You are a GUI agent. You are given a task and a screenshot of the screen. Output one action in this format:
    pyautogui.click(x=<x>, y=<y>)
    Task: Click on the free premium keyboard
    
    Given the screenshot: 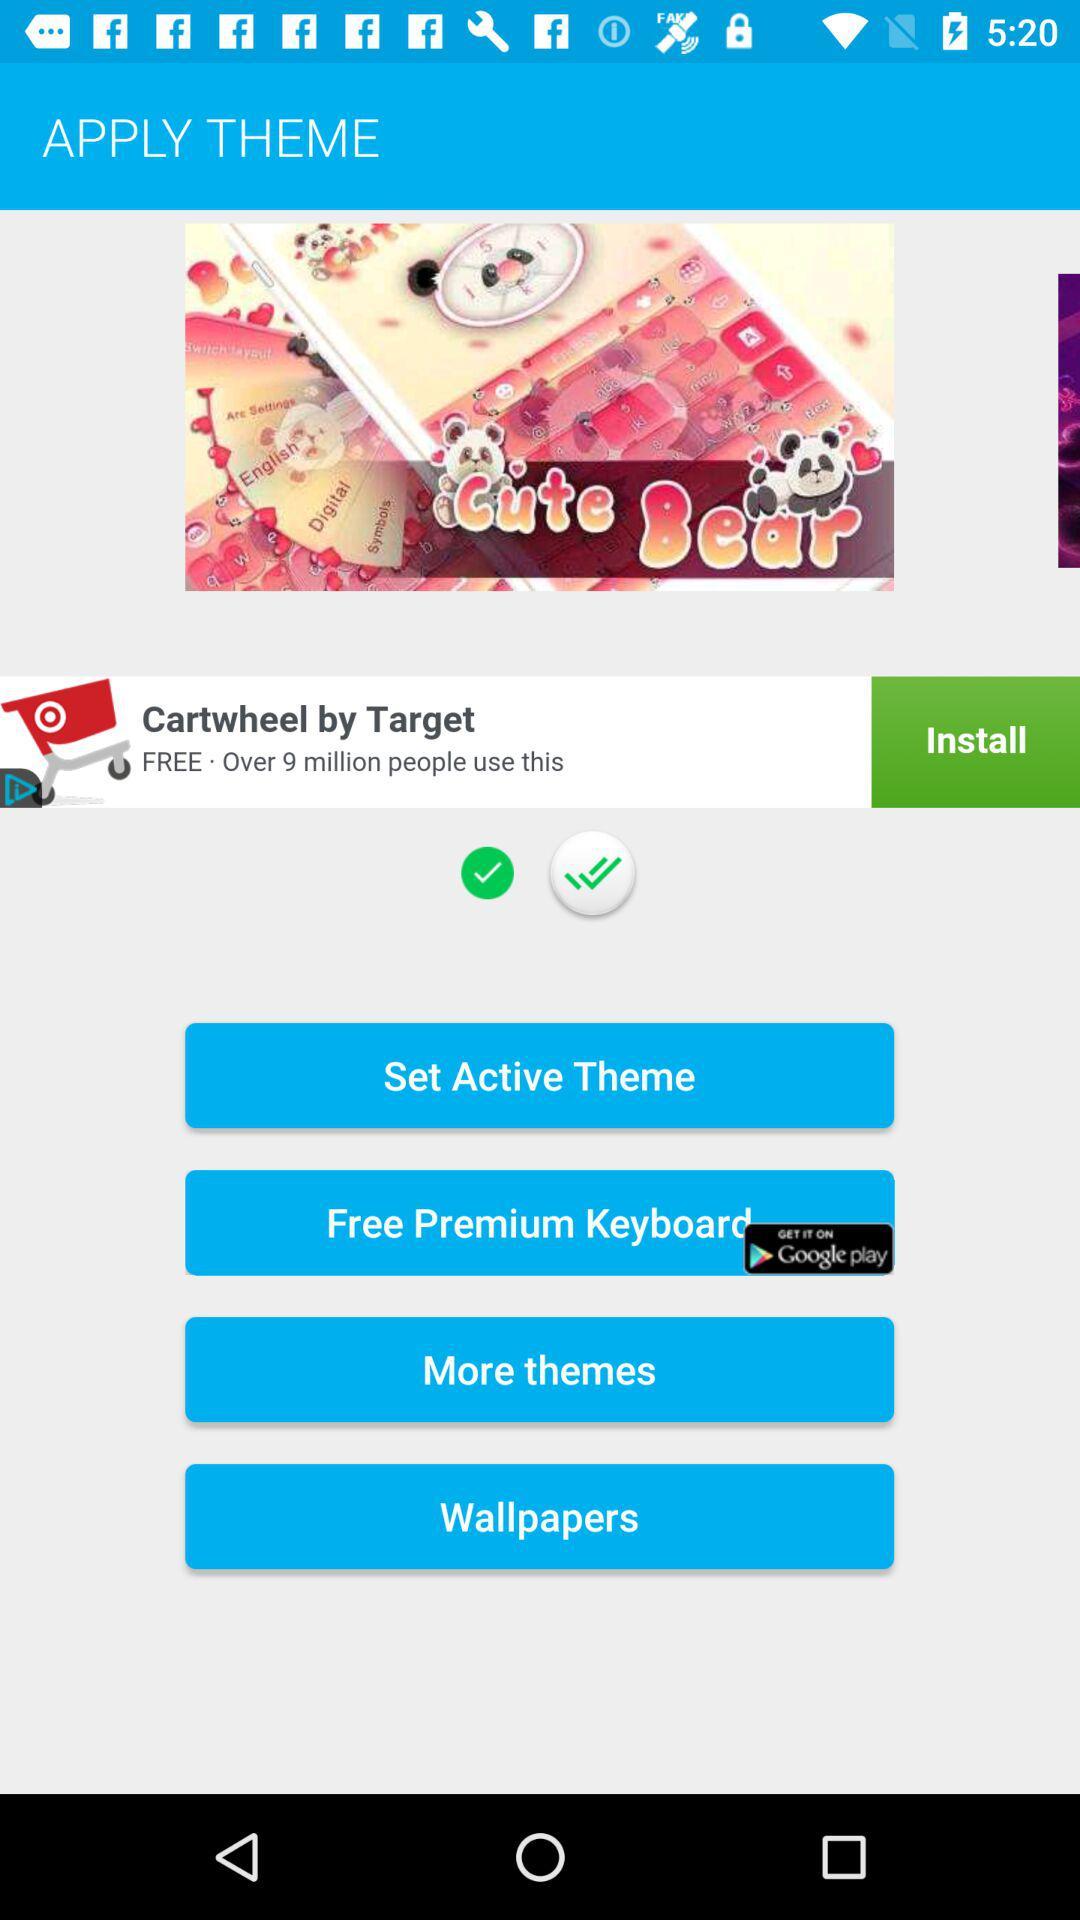 What is the action you would take?
    pyautogui.click(x=538, y=1221)
    